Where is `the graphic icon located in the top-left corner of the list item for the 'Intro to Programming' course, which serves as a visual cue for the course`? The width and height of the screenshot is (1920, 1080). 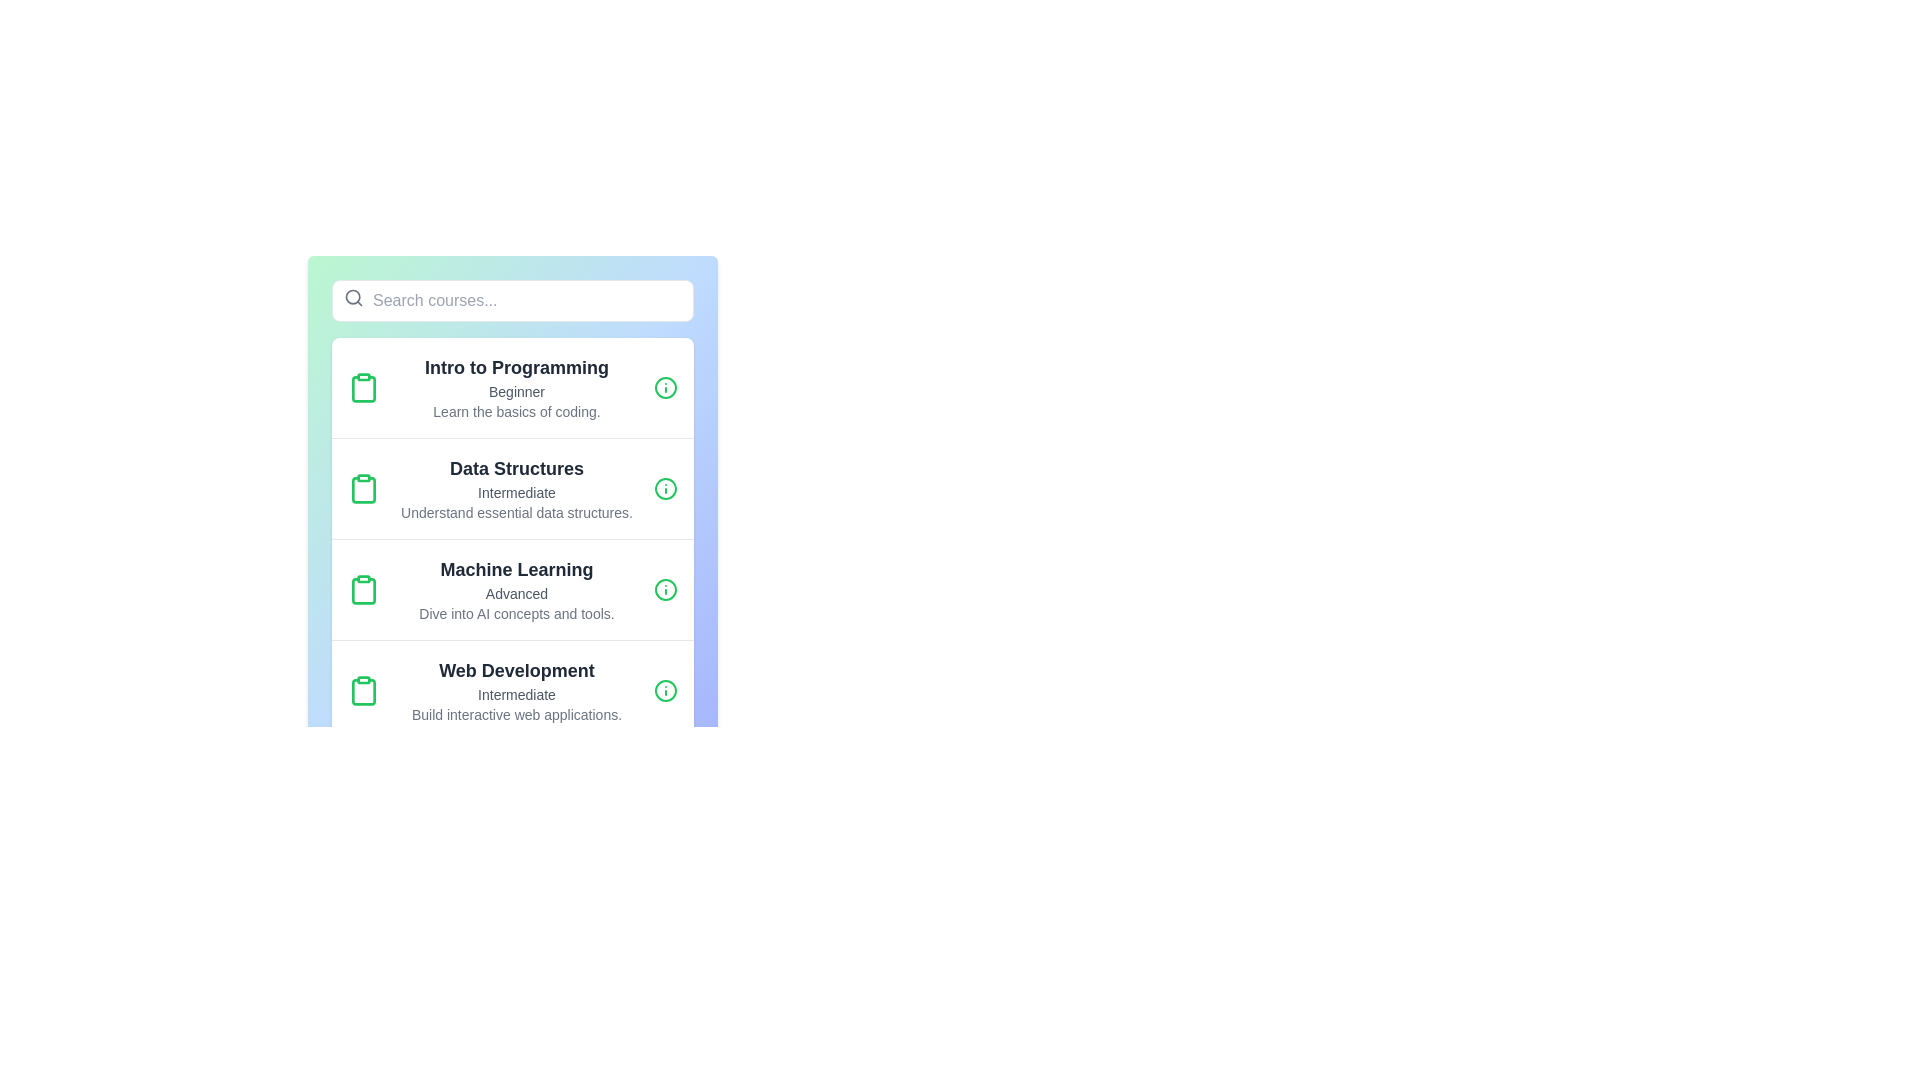 the graphic icon located in the top-left corner of the list item for the 'Intro to Programming' course, which serves as a visual cue for the course is located at coordinates (364, 388).